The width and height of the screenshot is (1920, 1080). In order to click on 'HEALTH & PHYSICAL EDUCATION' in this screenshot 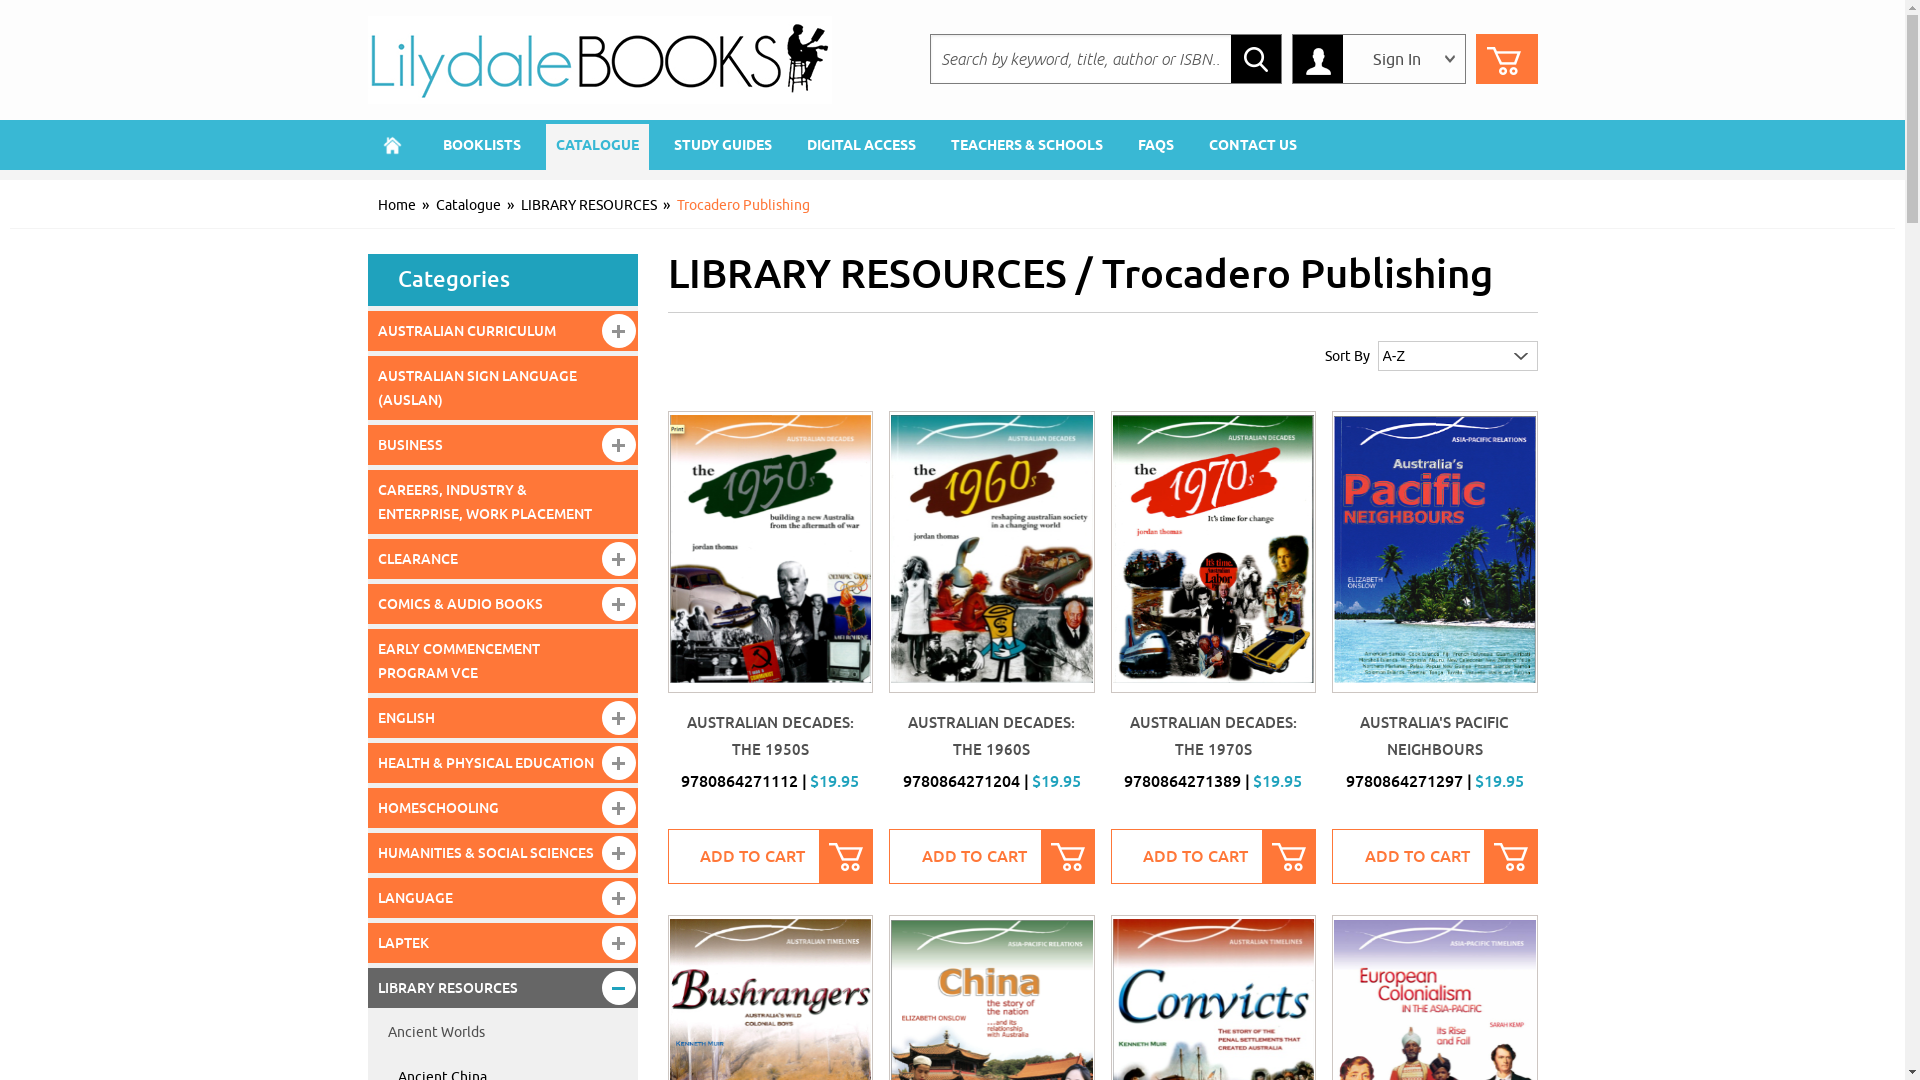, I will do `click(503, 763)`.